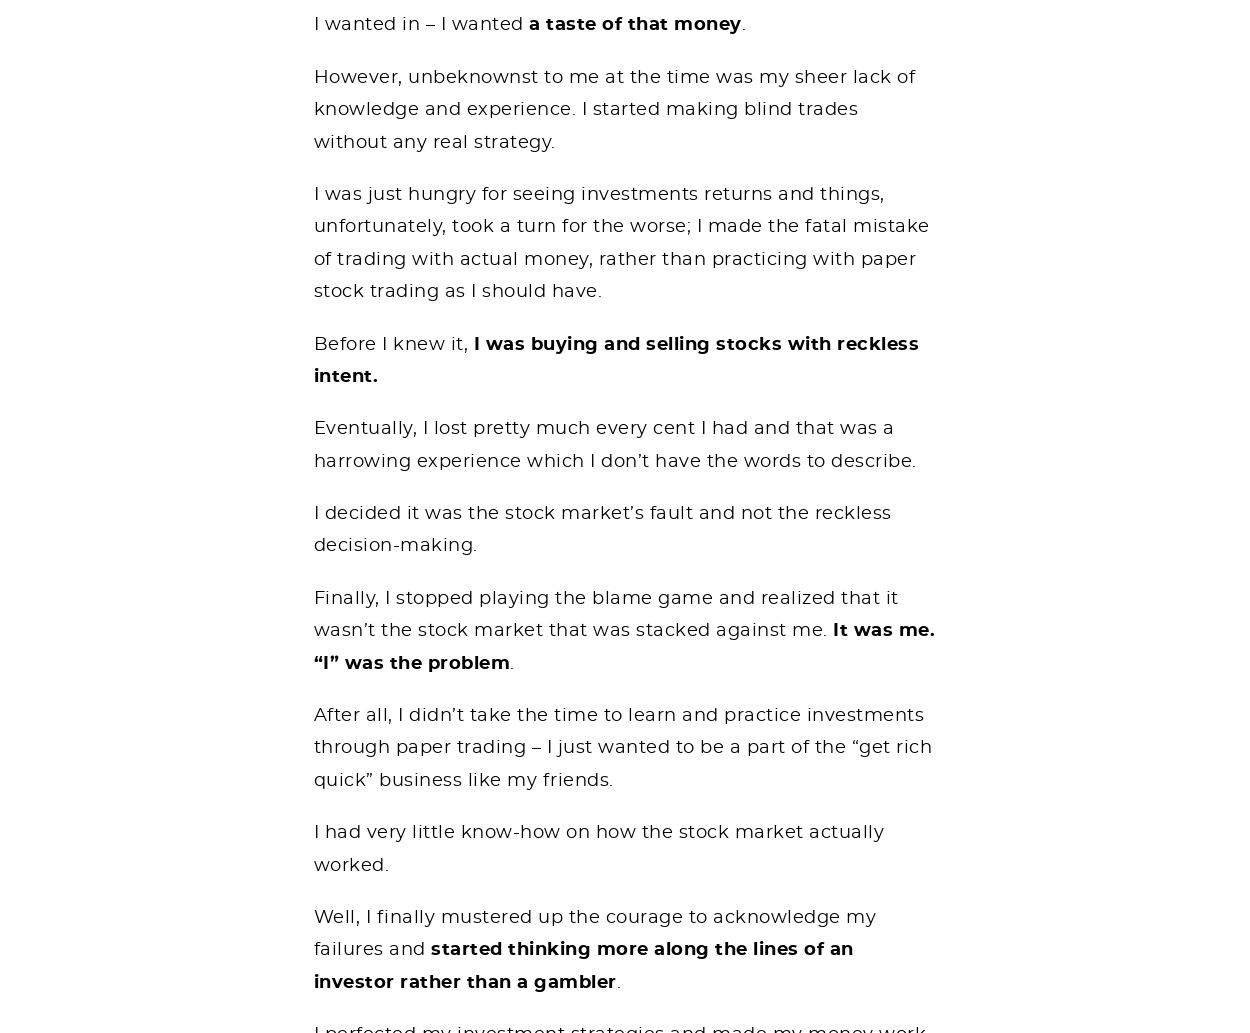  Describe the element at coordinates (582, 964) in the screenshot. I see `'started thinking more along the lines of an investor rather than a gambler'` at that location.